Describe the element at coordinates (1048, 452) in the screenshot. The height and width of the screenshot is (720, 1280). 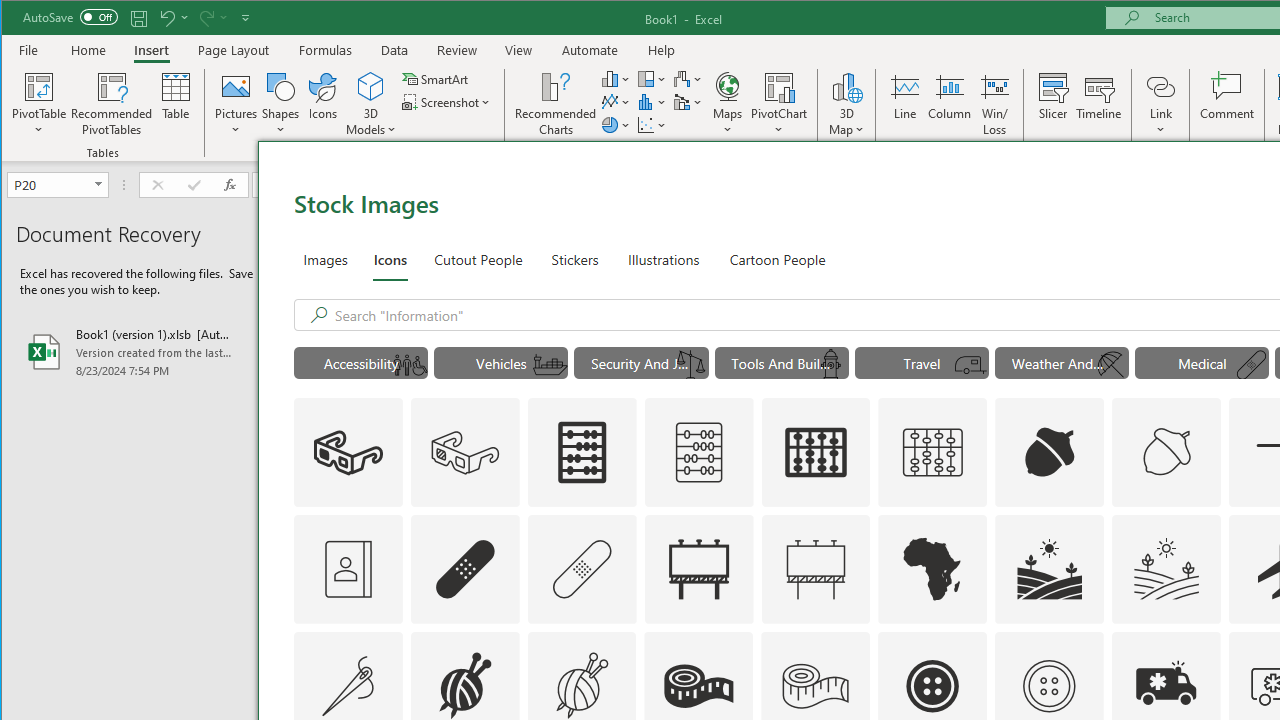
I see `'AutomationID: Icons_Acorn'` at that location.